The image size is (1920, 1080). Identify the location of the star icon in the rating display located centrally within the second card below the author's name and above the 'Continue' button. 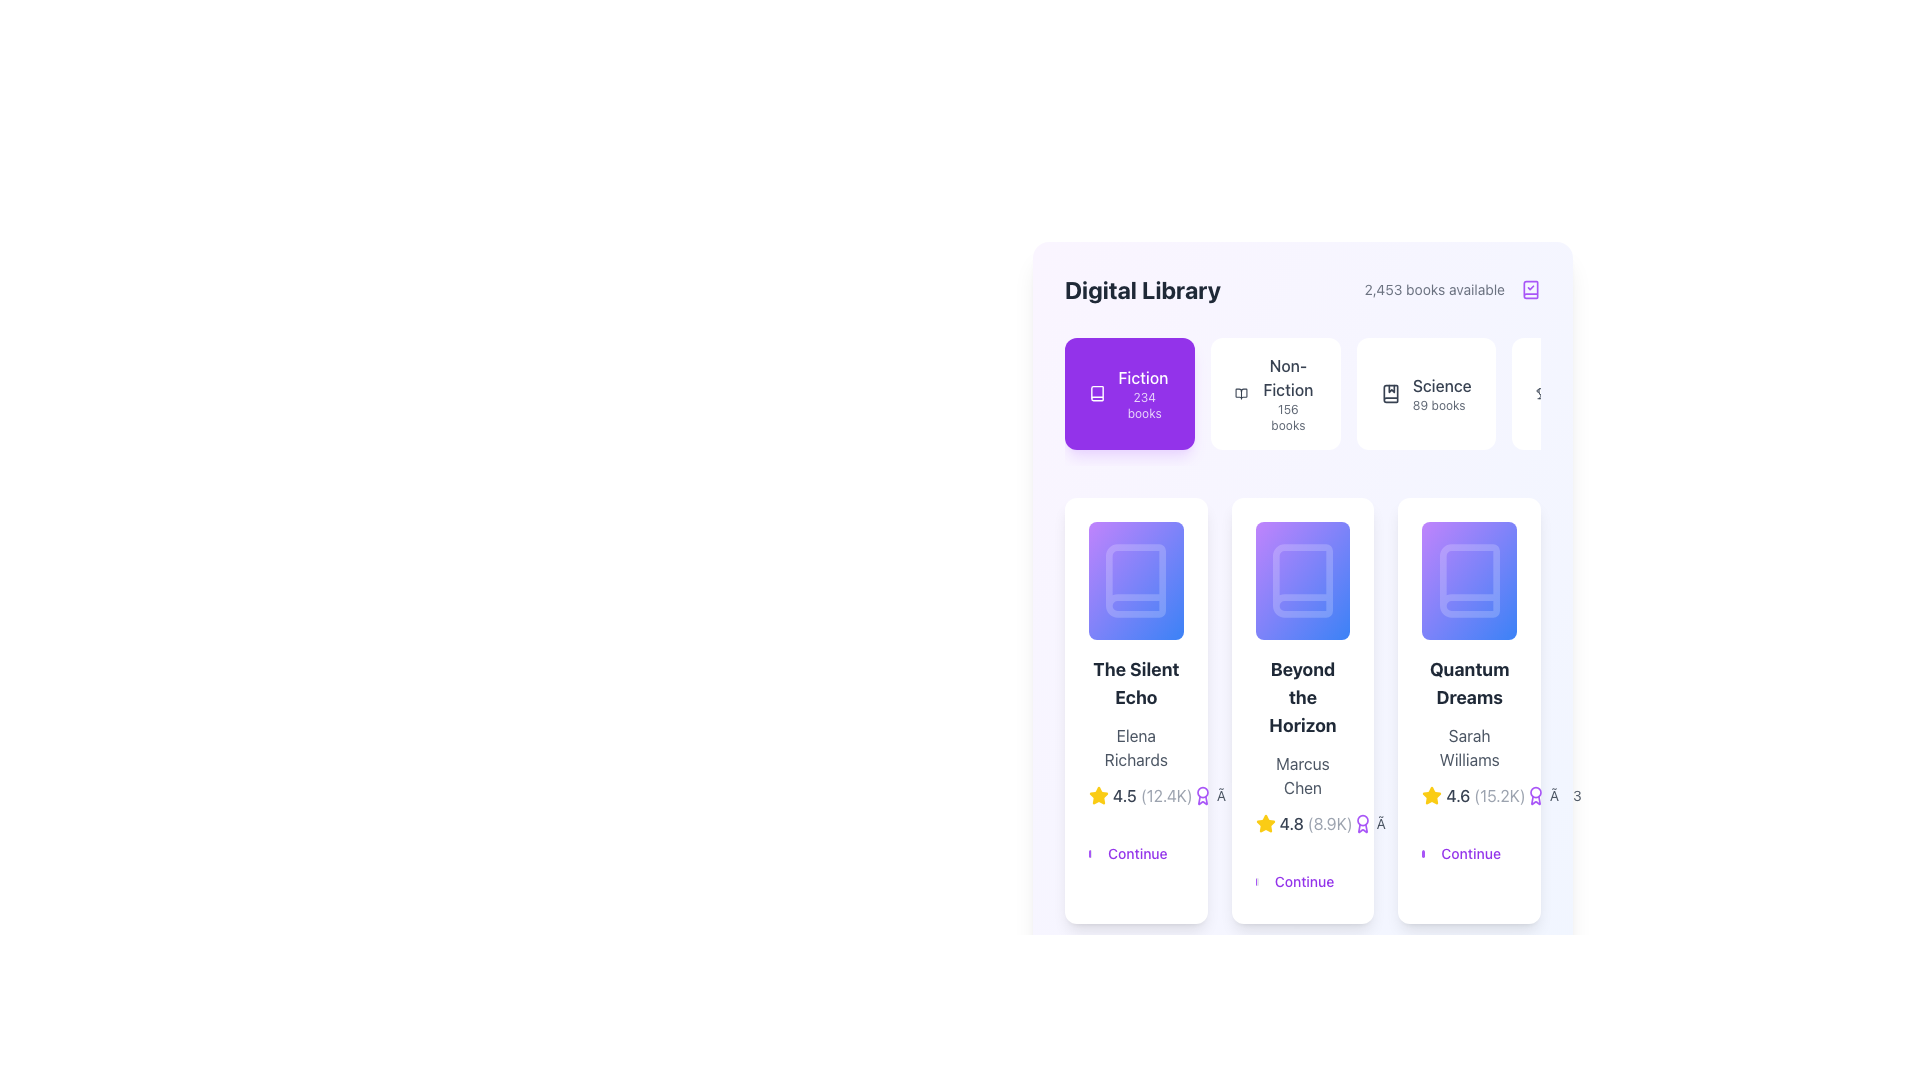
(1302, 824).